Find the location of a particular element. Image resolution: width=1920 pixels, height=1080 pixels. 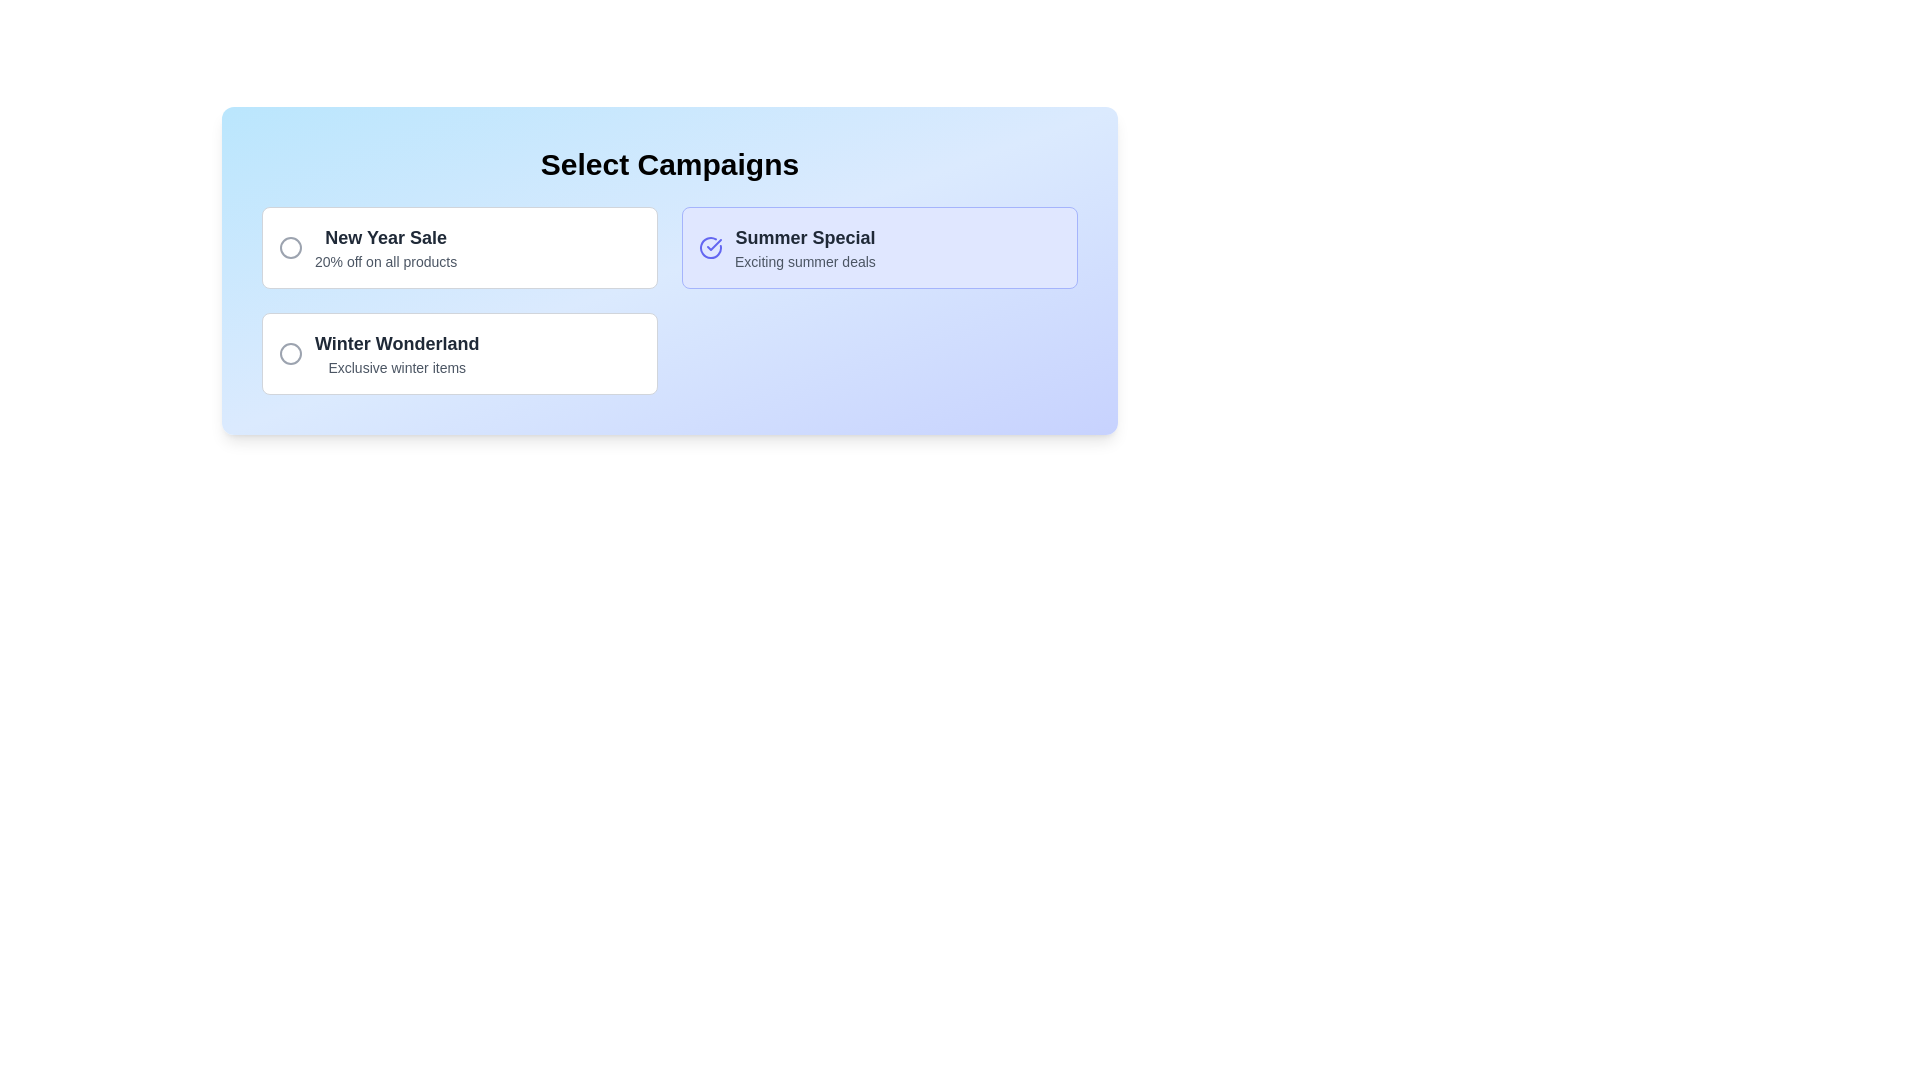

text from the 'Winter Wonderland' text label, which is styled in a bold font and located in the bottom left panel of the 'Select Campaigns' interface is located at coordinates (397, 342).